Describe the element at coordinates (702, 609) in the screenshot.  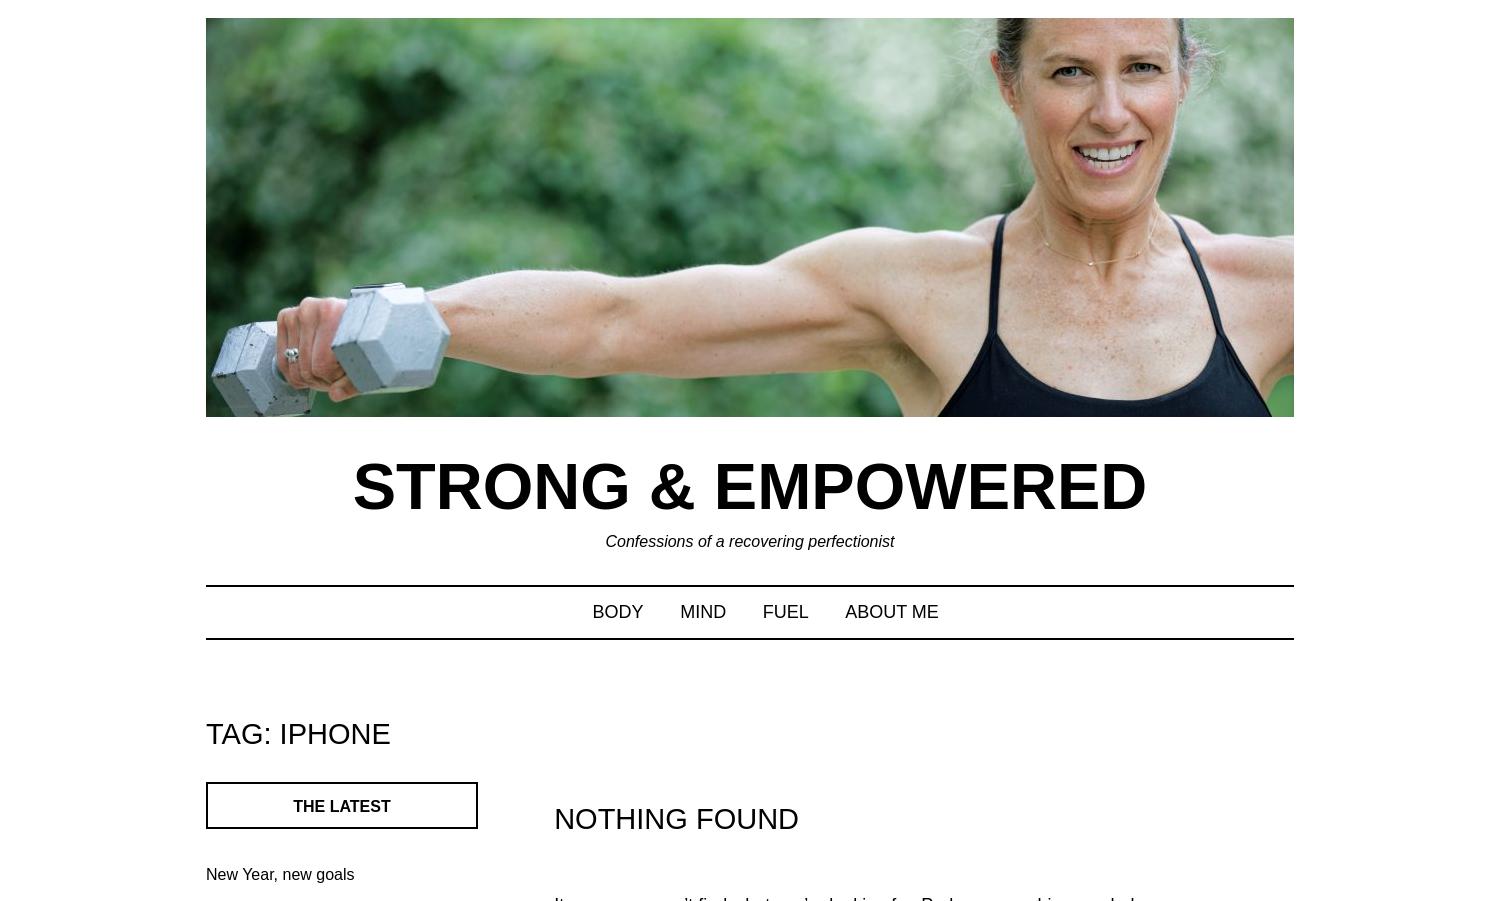
I see `'MIND'` at that location.